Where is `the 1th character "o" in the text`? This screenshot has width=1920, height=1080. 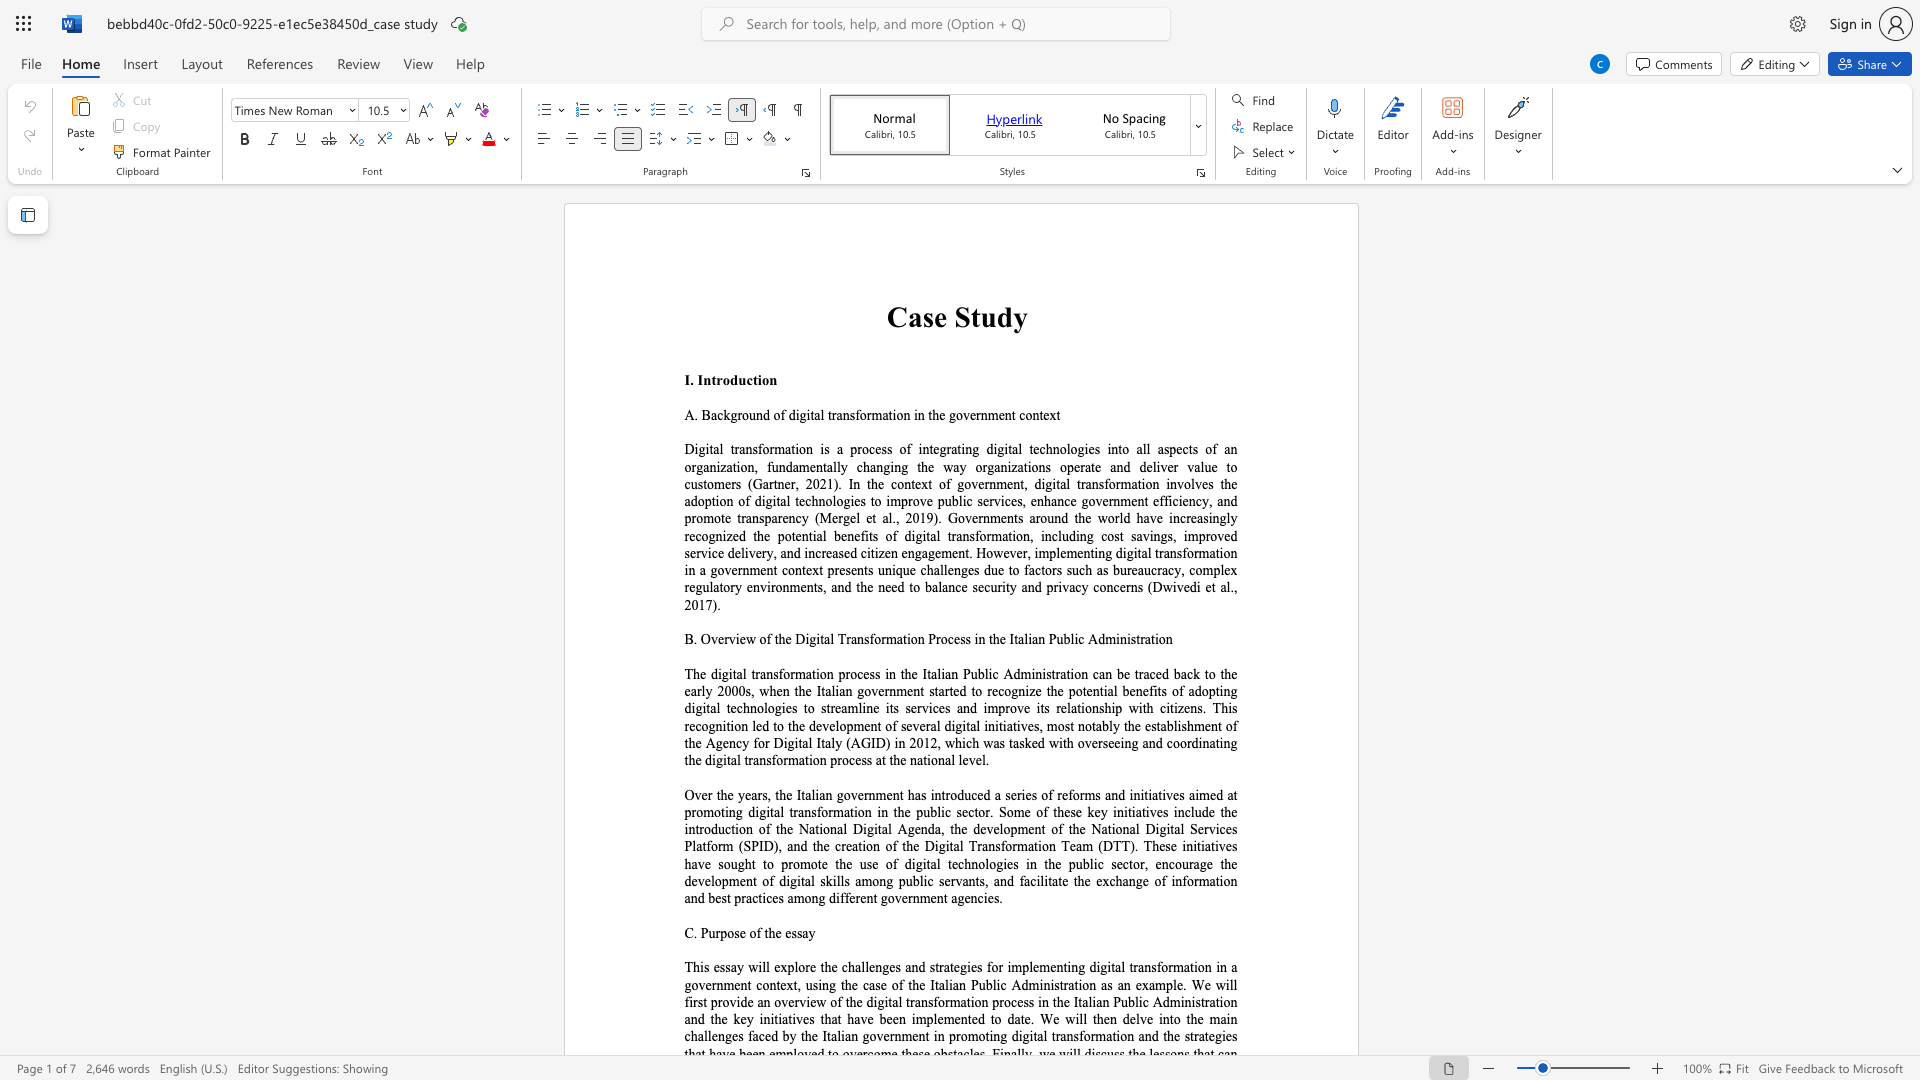 the 1th character "o" in the text is located at coordinates (1157, 880).